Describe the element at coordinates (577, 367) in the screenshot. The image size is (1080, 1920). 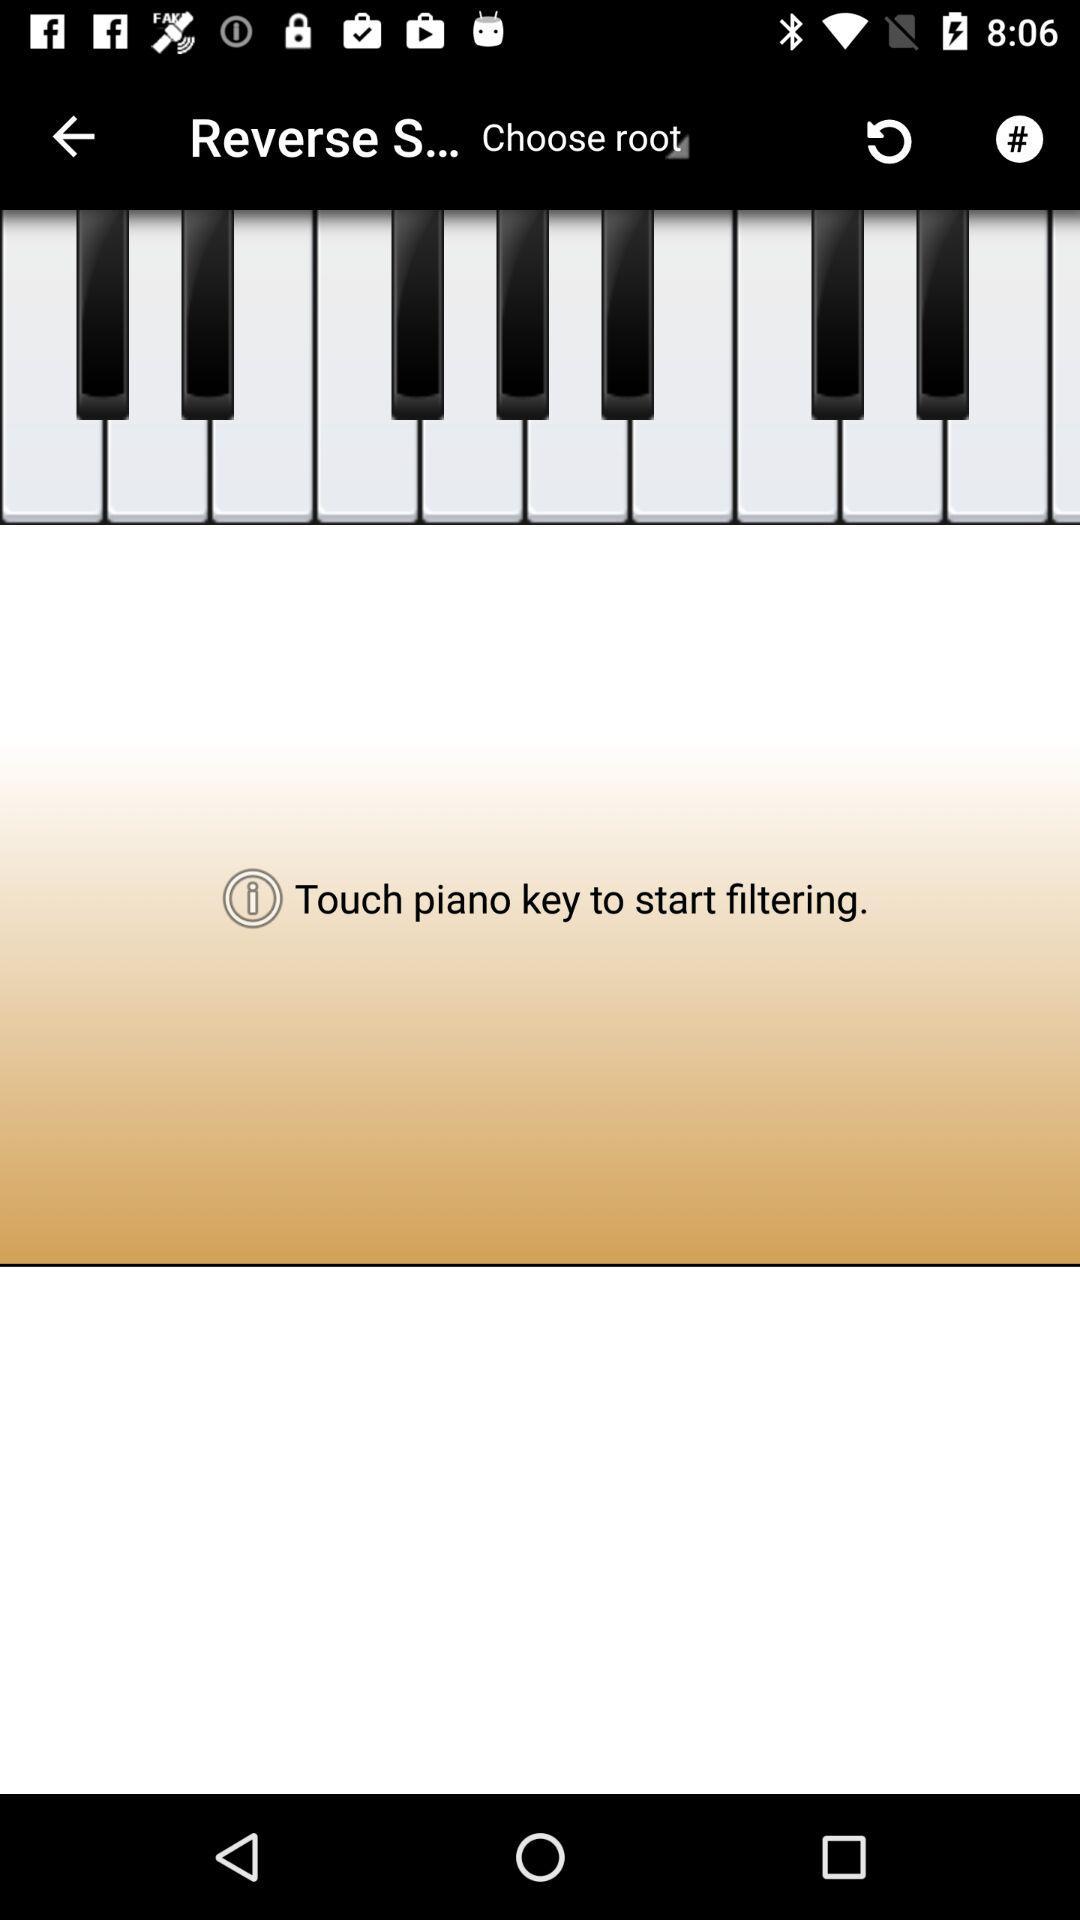
I see `choose music note` at that location.